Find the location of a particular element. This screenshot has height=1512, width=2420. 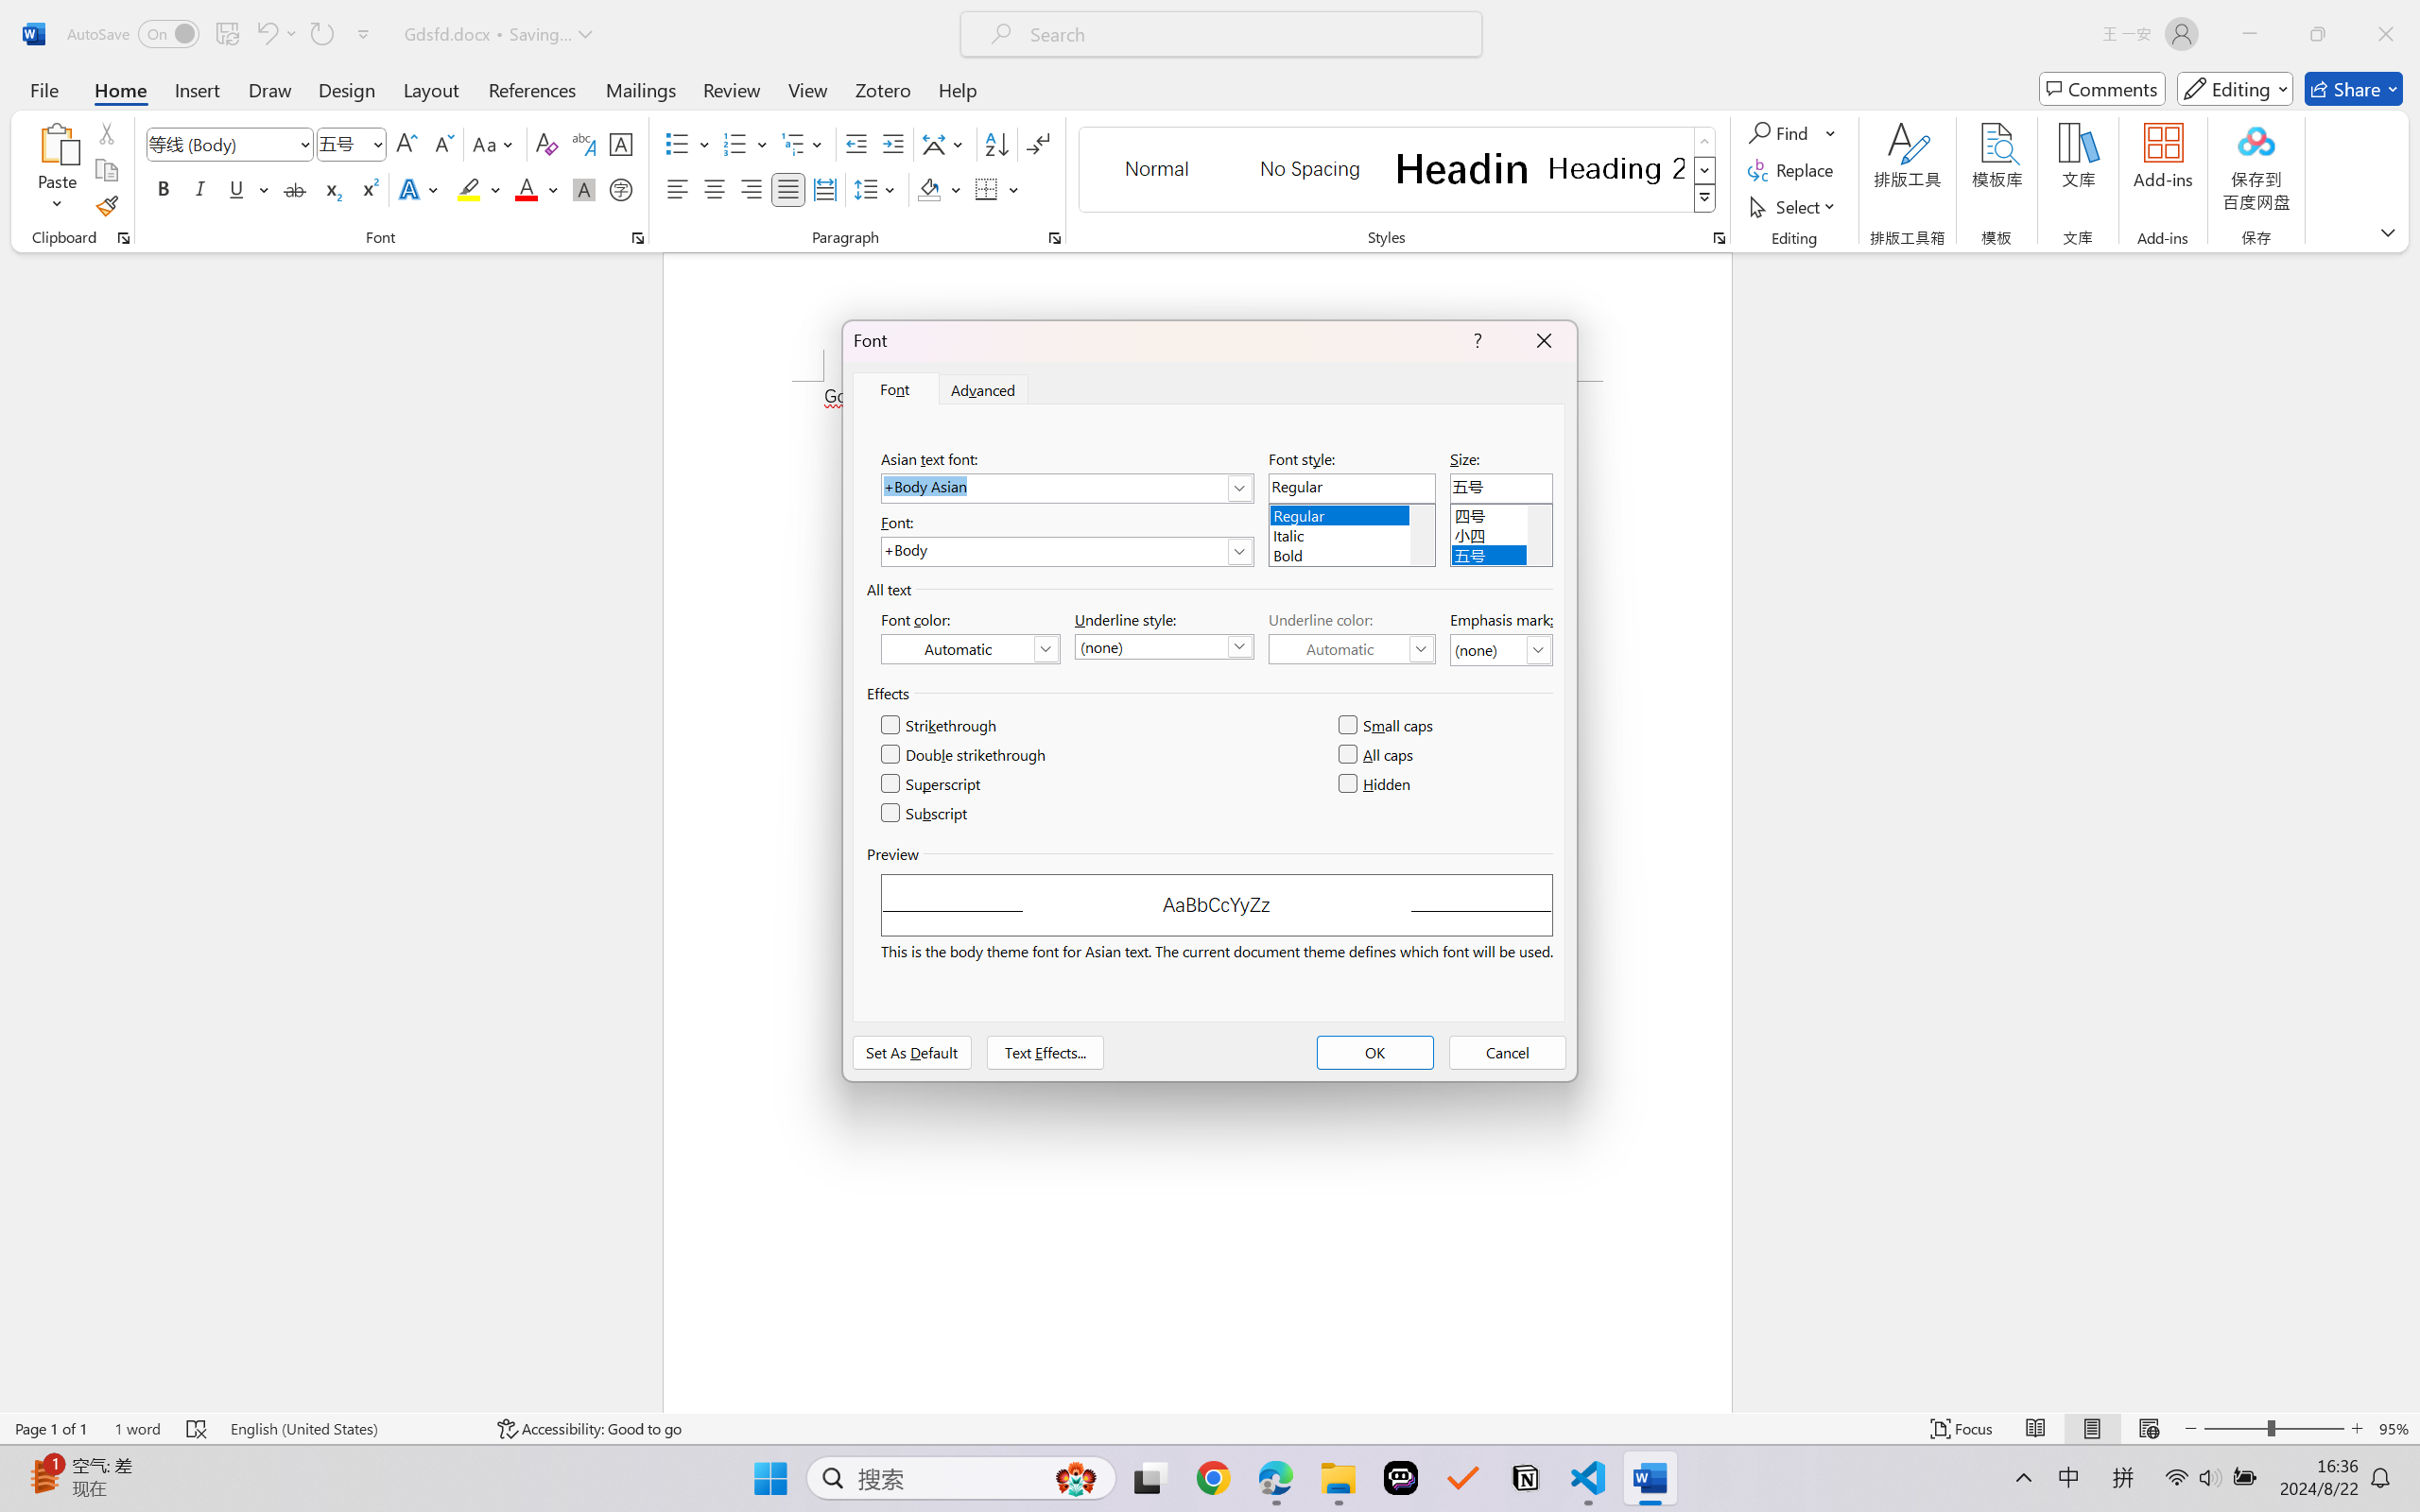

'Sort...' is located at coordinates (996, 144).